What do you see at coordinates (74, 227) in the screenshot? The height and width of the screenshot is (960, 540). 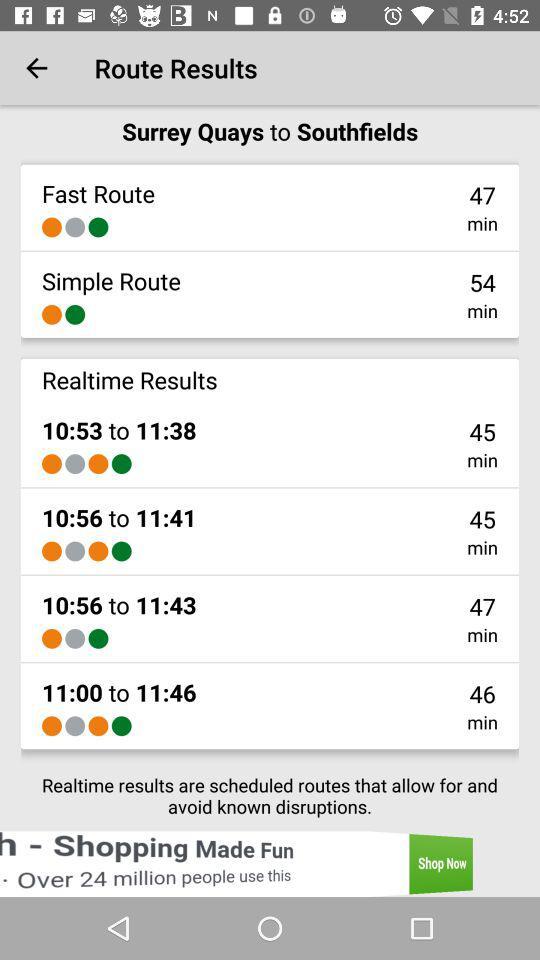 I see `item above simple route item` at bounding box center [74, 227].